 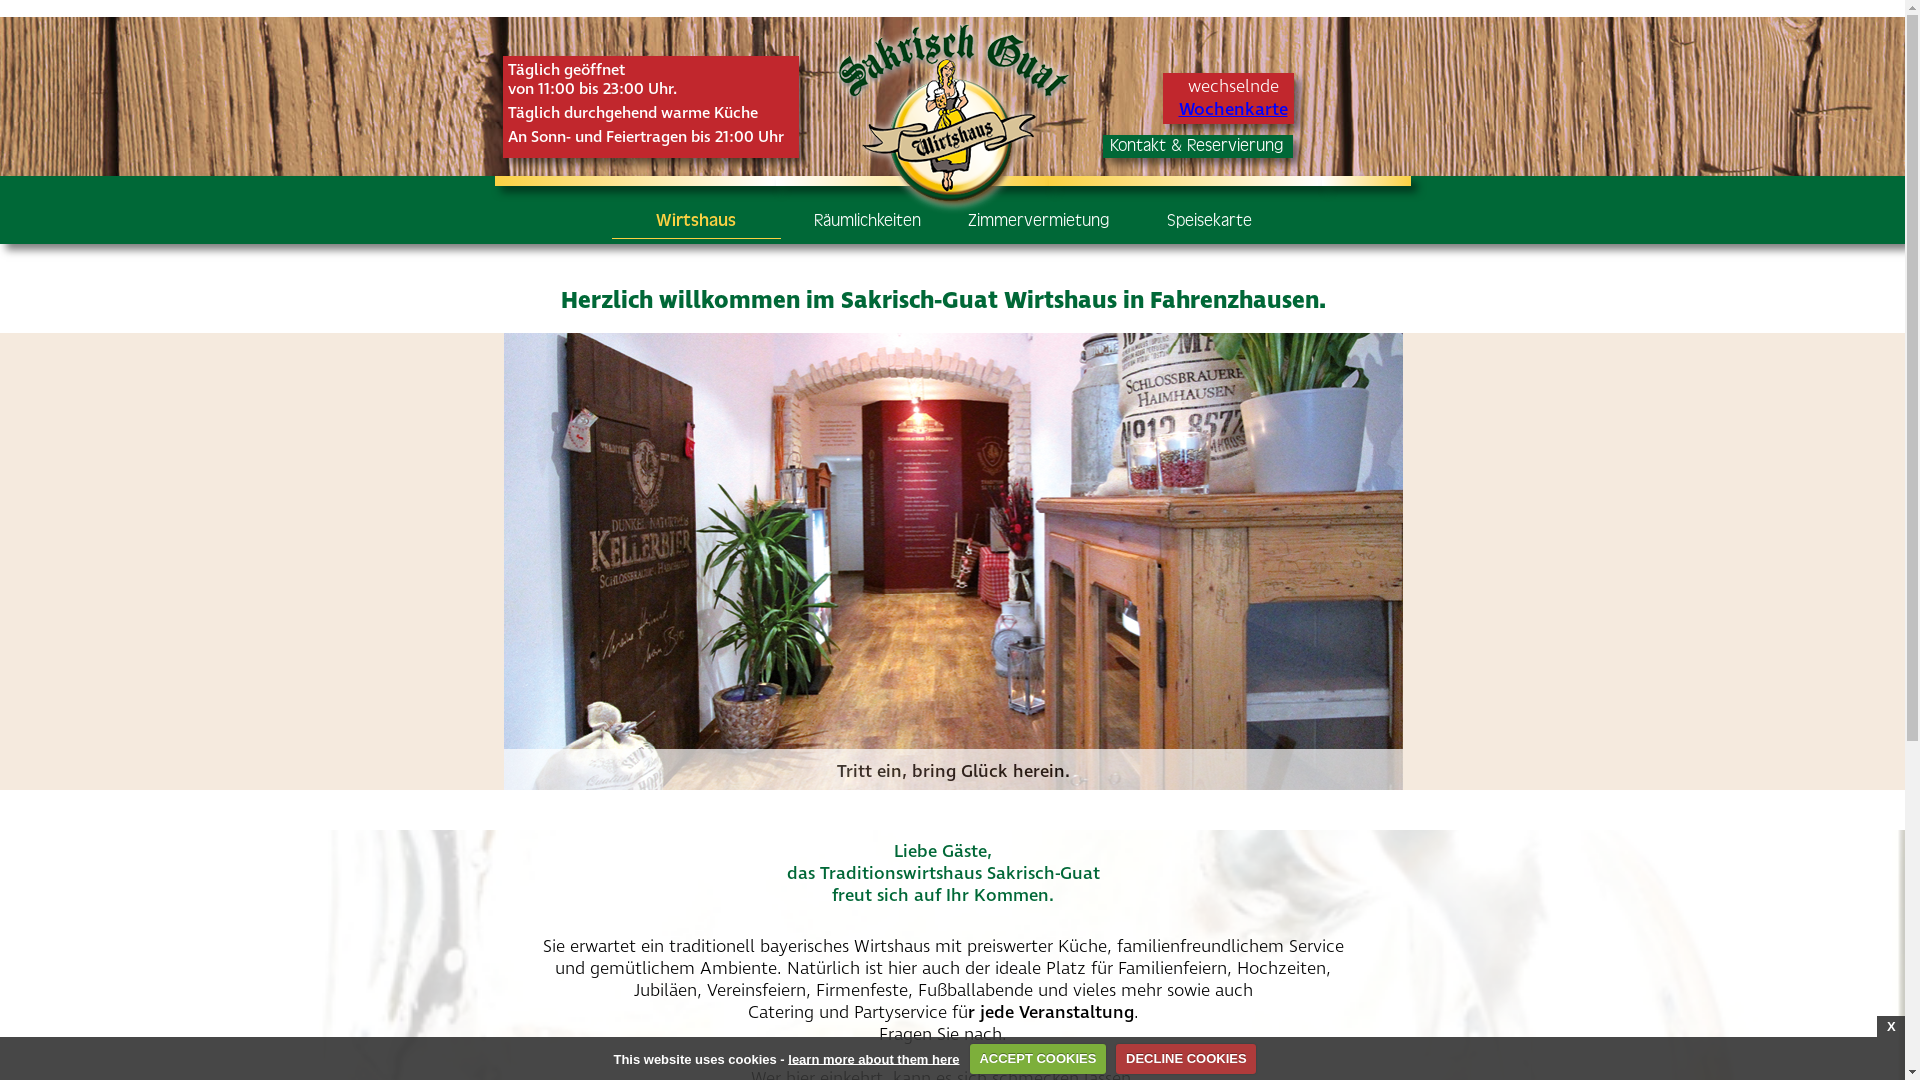 What do you see at coordinates (1231, 109) in the screenshot?
I see `'Wochenkarte'` at bounding box center [1231, 109].